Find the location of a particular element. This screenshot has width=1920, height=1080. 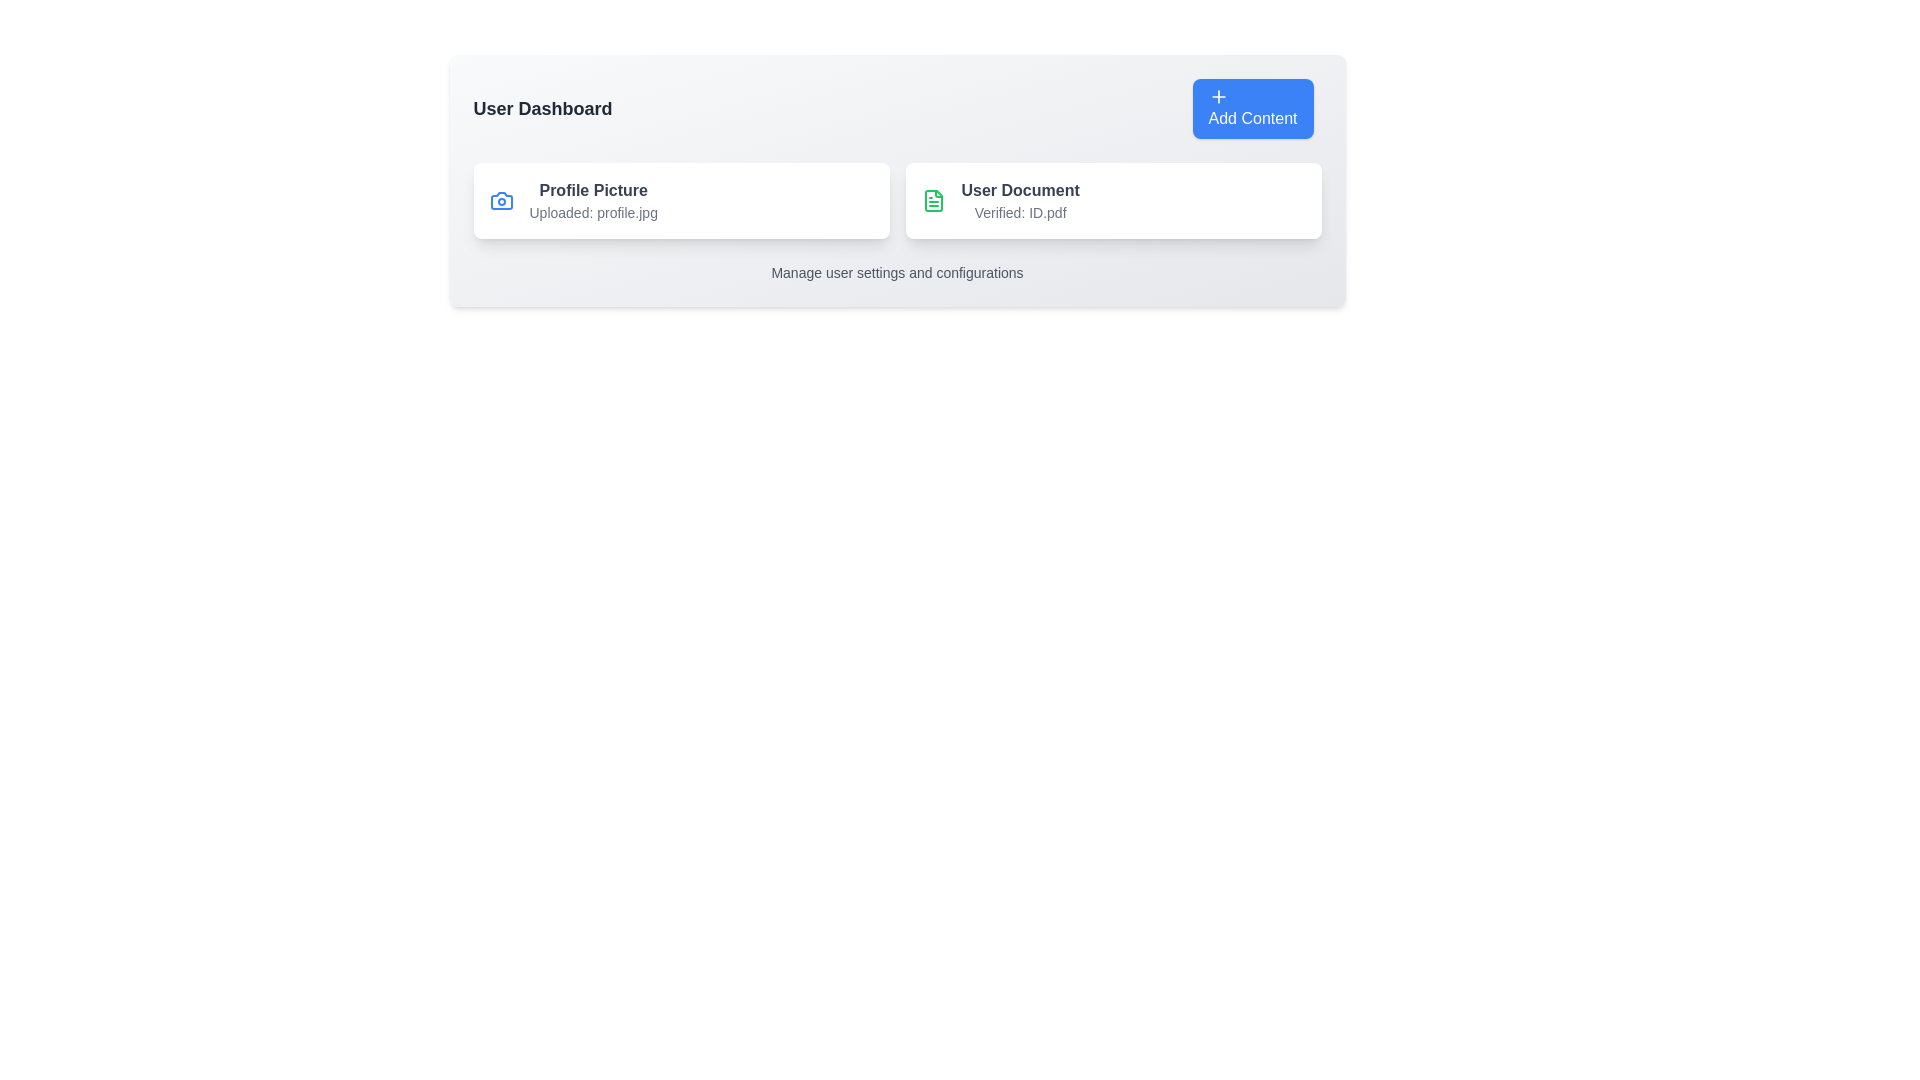

the Information Display Panel that shows the user's profile picture status, located in the User Dashboard to the left of the User Document card is located at coordinates (592, 200).